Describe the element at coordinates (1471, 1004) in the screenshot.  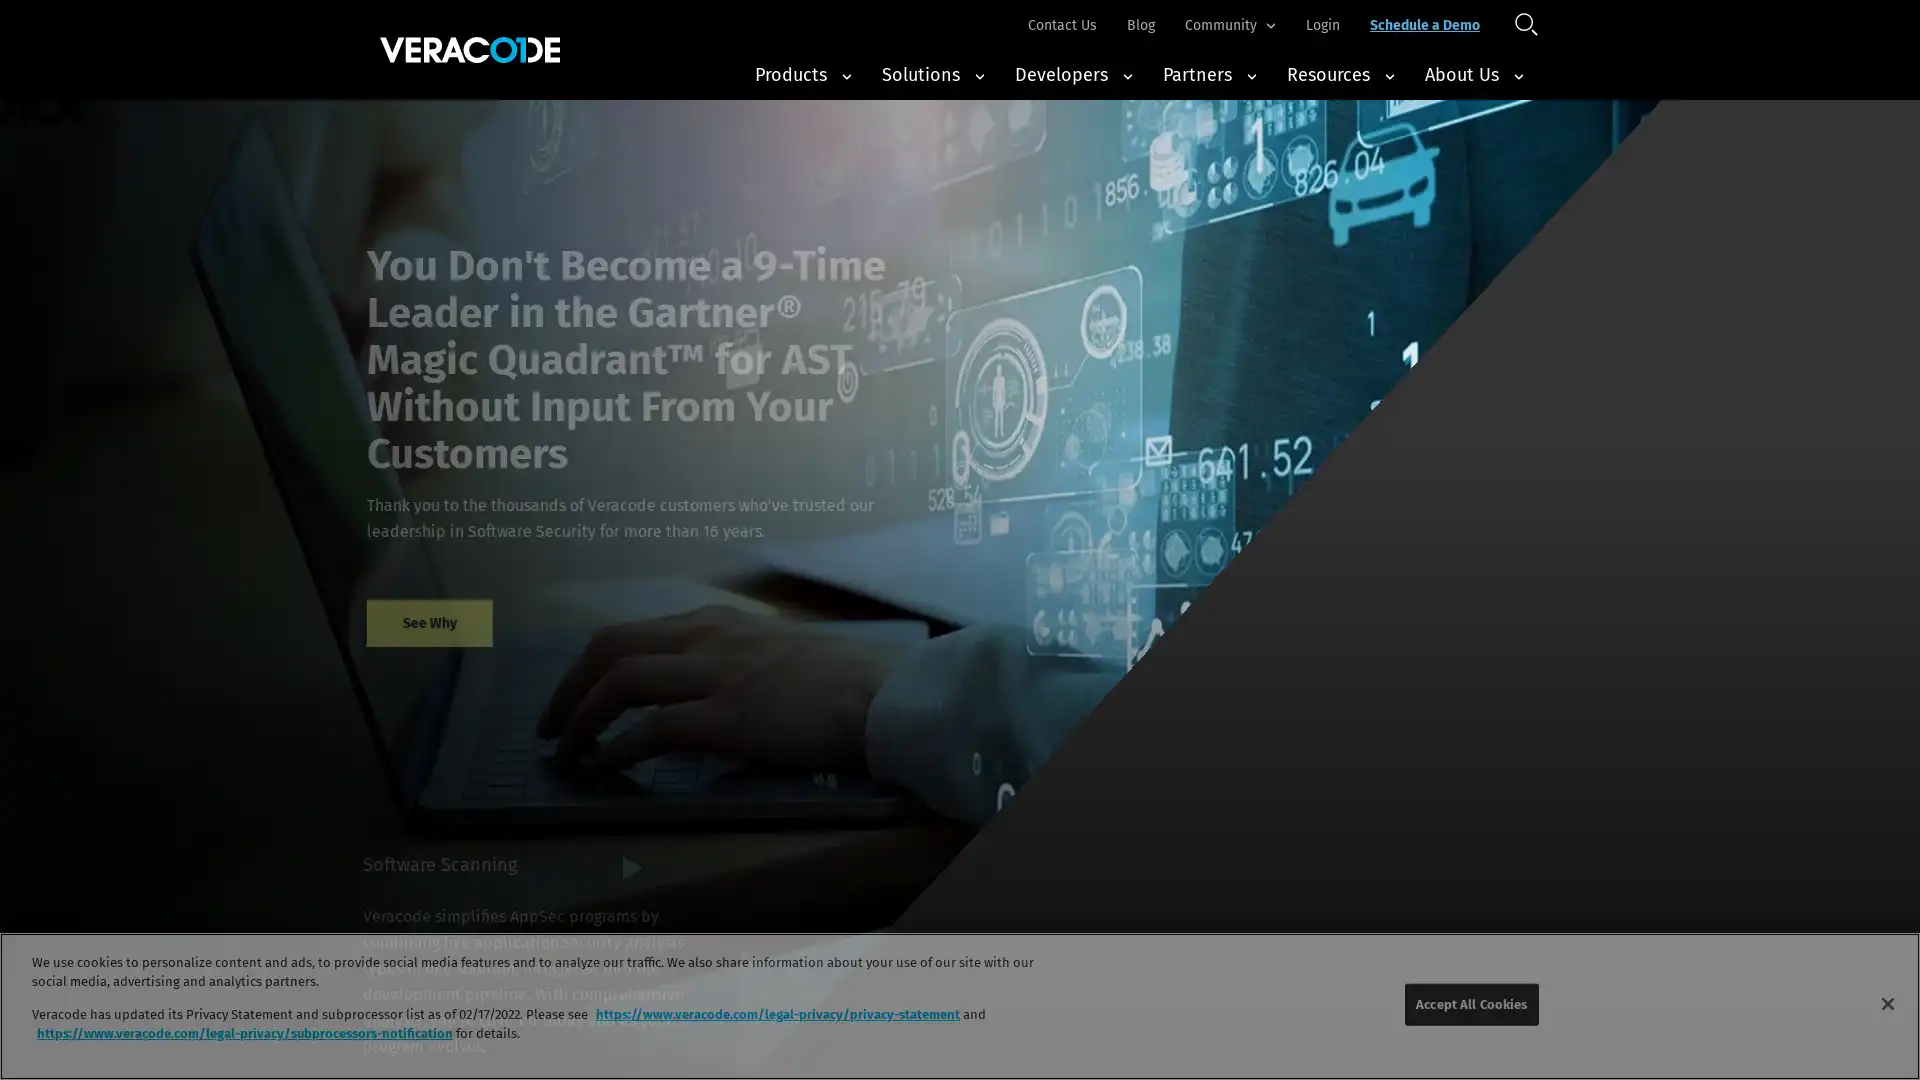
I see `Accept All Cookies` at that location.